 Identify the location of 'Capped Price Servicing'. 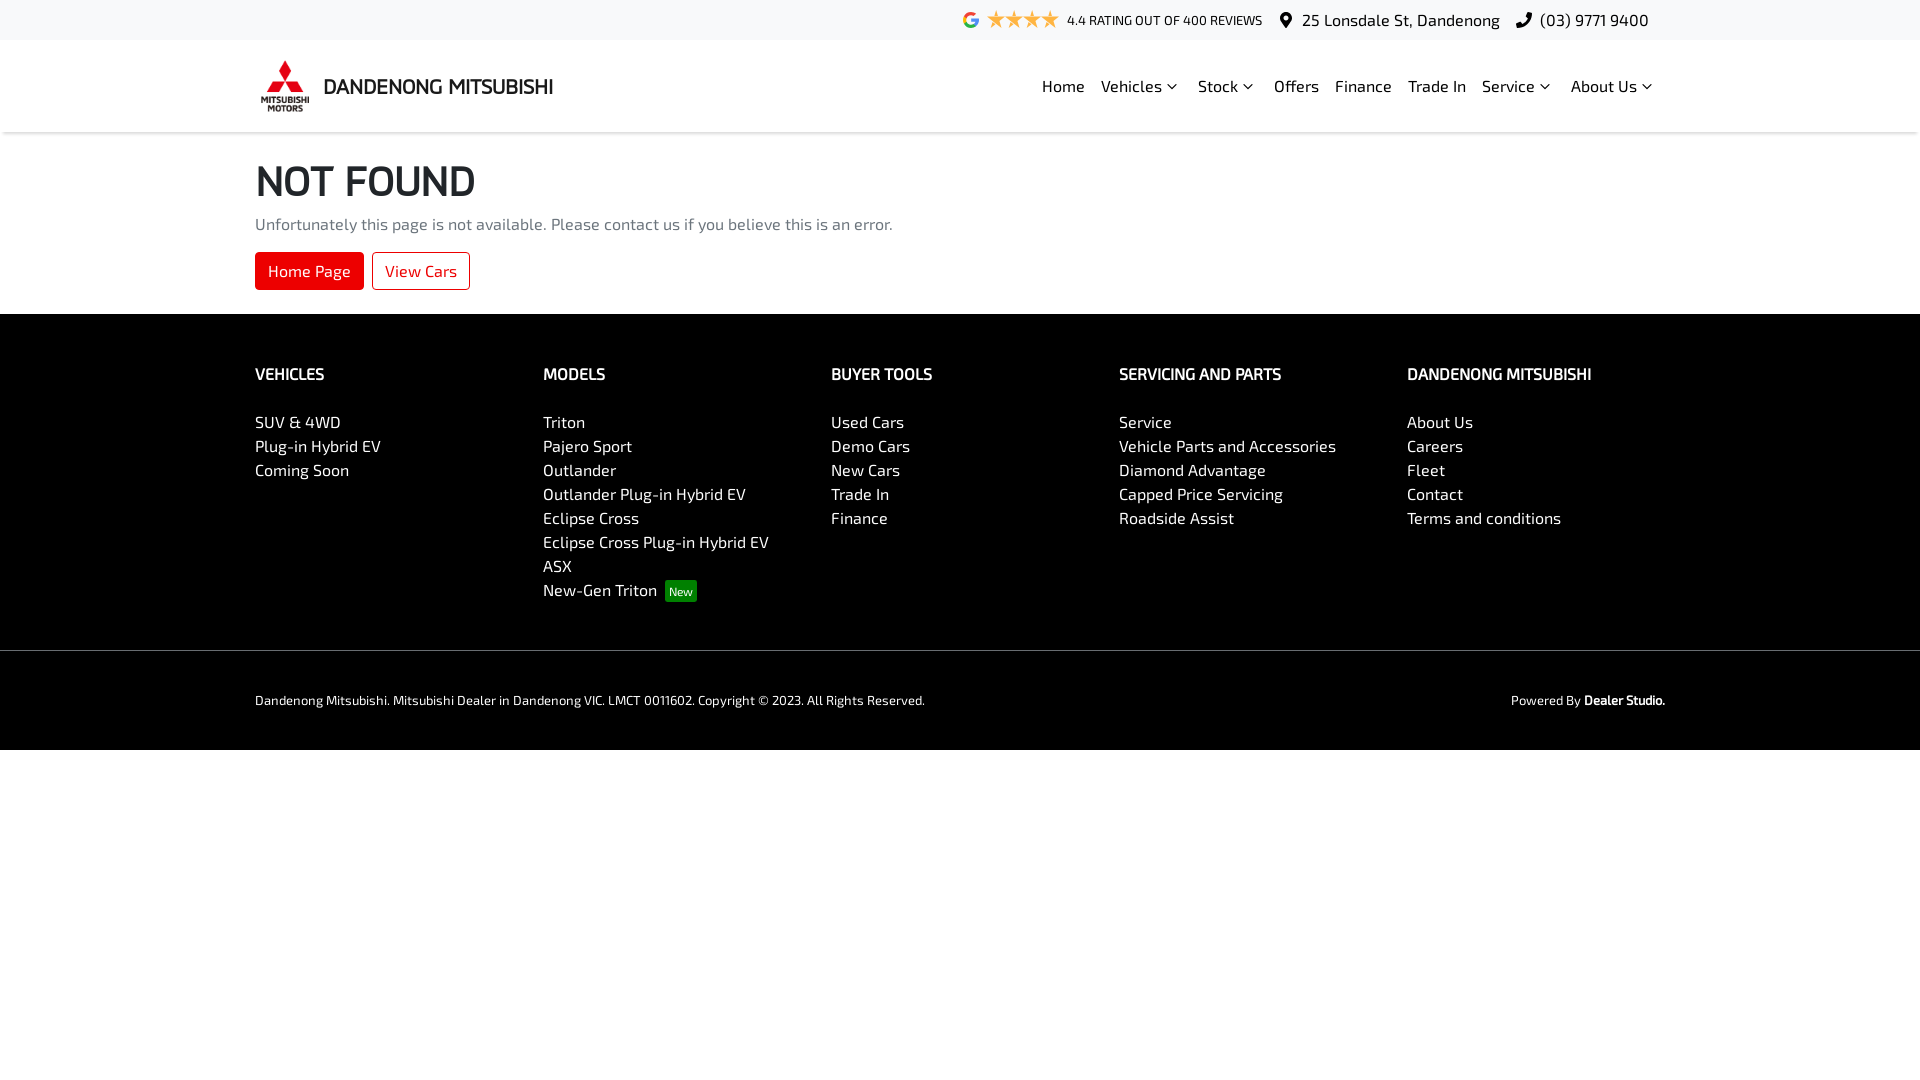
(1117, 493).